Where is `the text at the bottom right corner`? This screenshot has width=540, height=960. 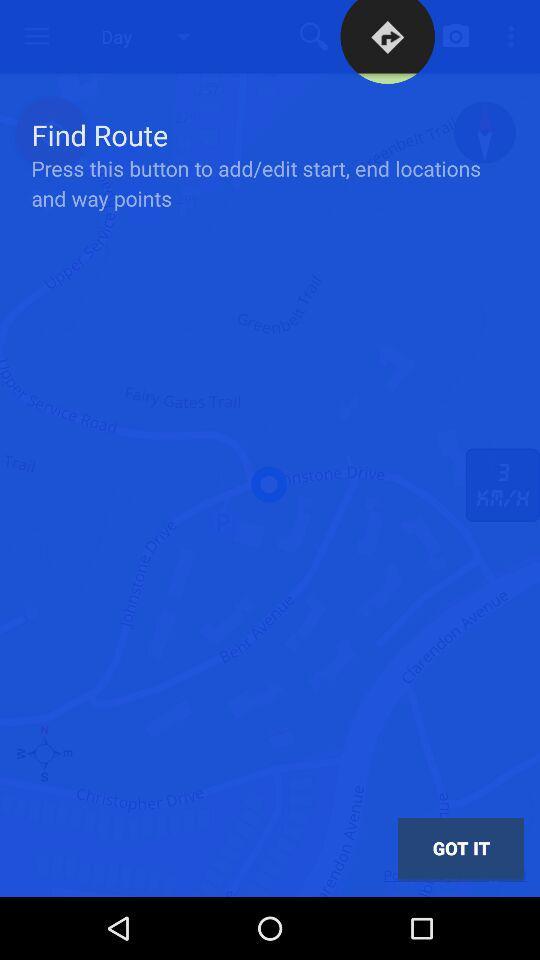
the text at the bottom right corner is located at coordinates (460, 848).